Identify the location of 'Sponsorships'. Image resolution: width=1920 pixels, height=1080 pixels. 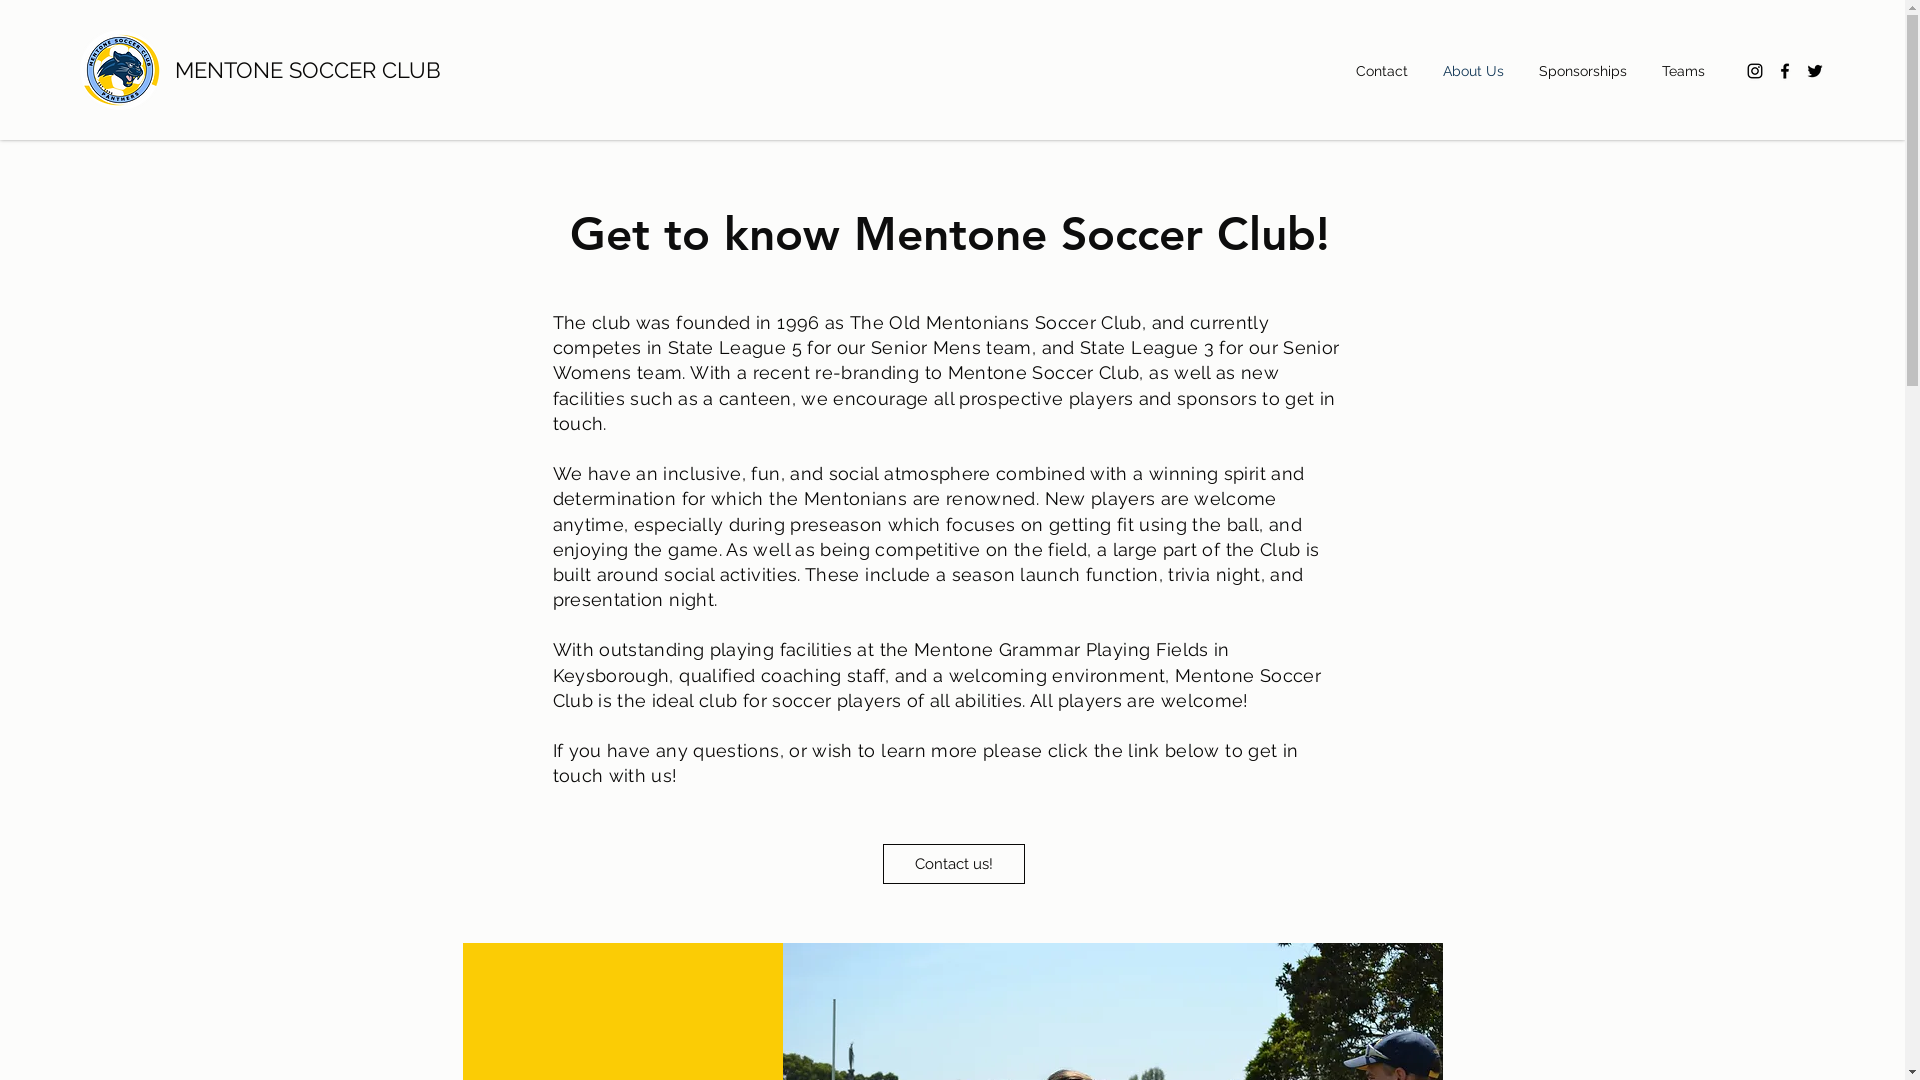
(1589, 69).